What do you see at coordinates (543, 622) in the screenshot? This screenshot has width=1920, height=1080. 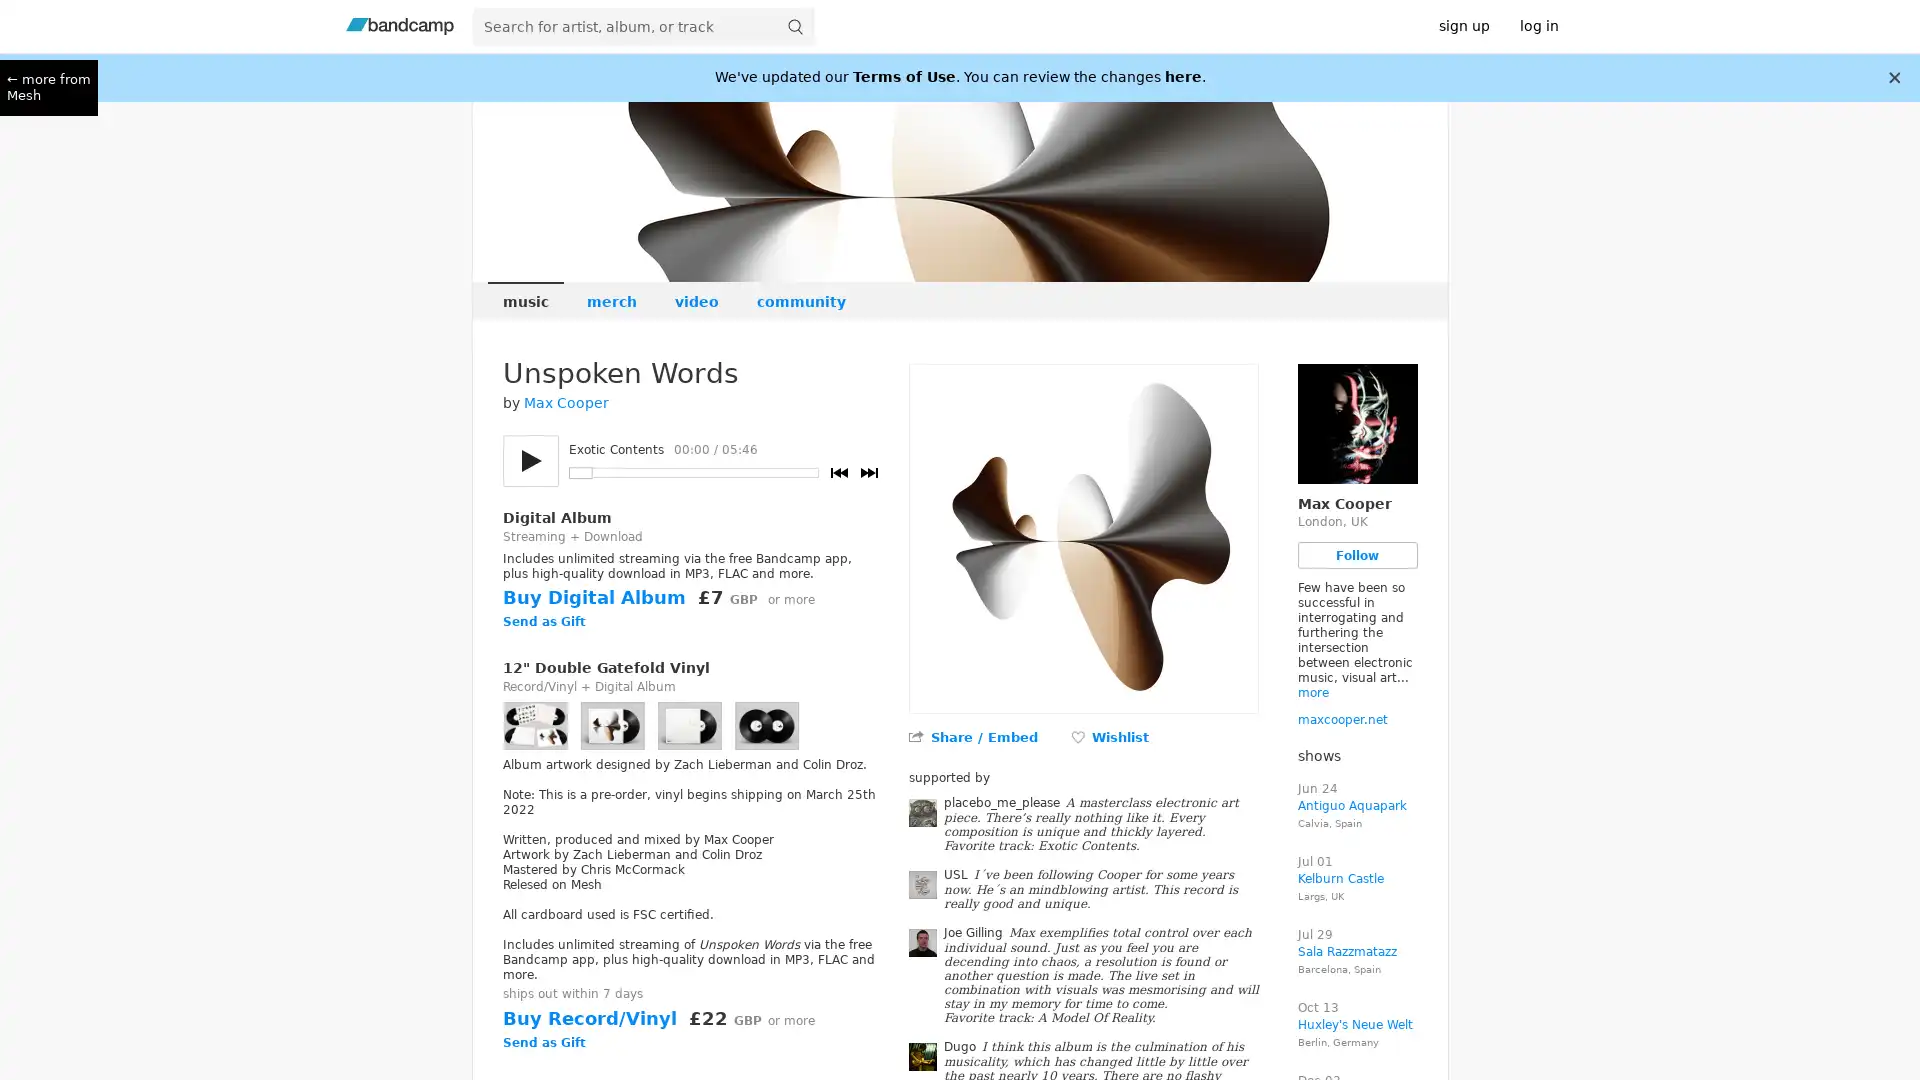 I see `Send as Gift` at bounding box center [543, 622].